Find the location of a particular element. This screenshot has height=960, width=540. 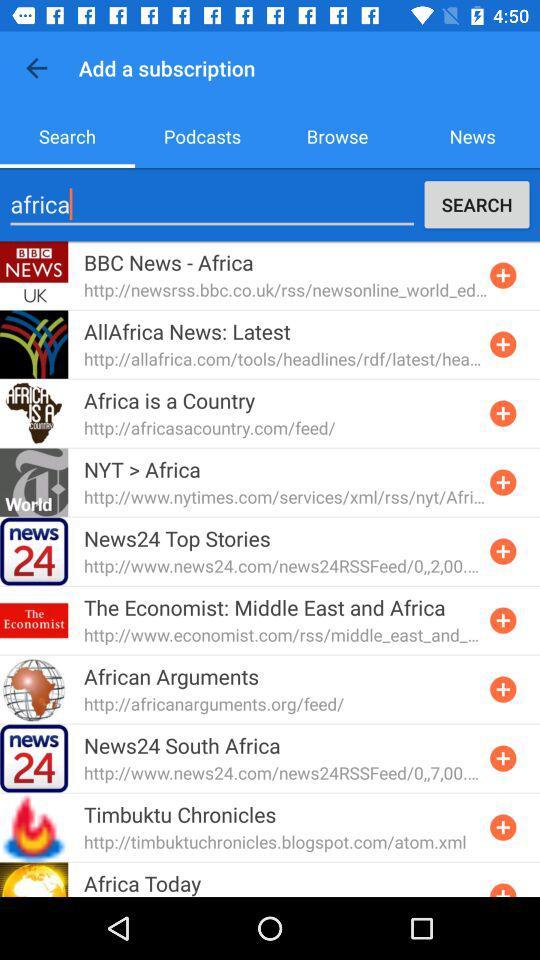

the the economist middle is located at coordinates (264, 606).